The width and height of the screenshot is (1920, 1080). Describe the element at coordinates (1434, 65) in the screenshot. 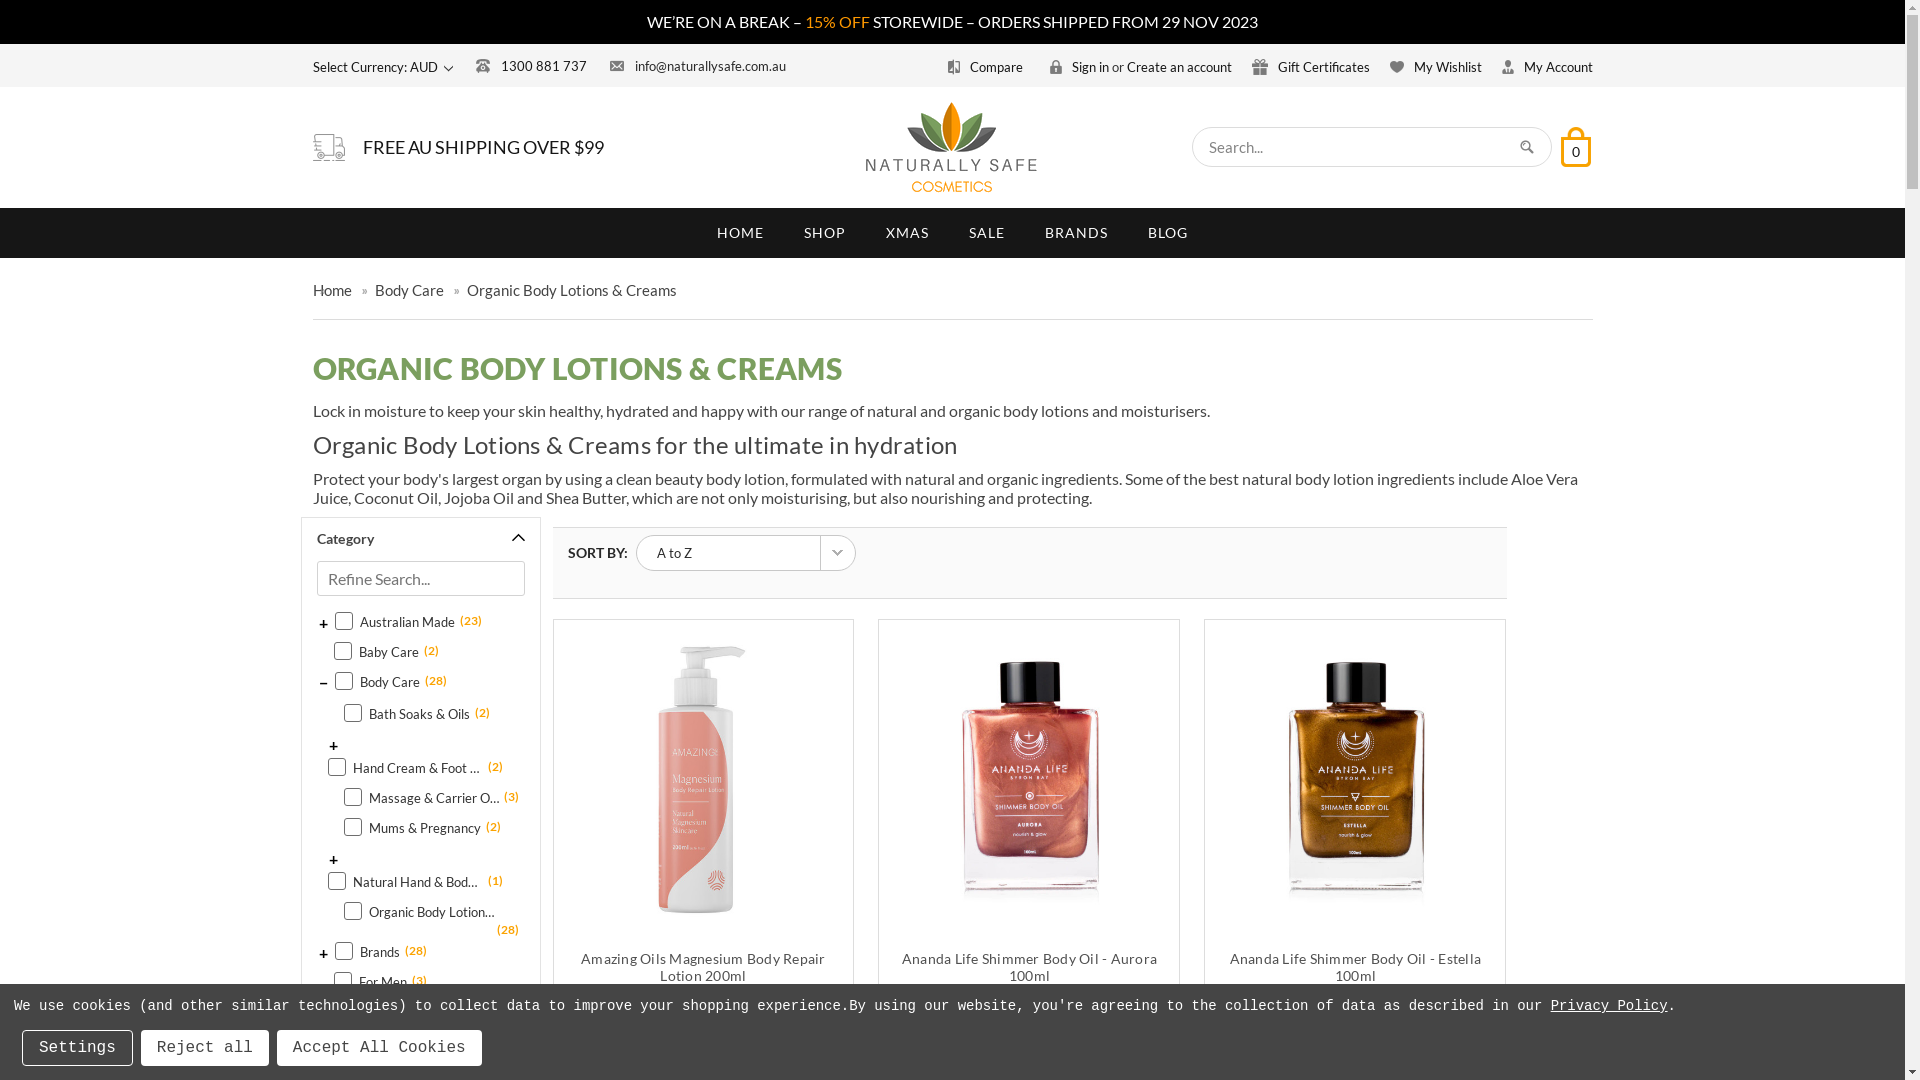

I see `'My Wishlist'` at that location.